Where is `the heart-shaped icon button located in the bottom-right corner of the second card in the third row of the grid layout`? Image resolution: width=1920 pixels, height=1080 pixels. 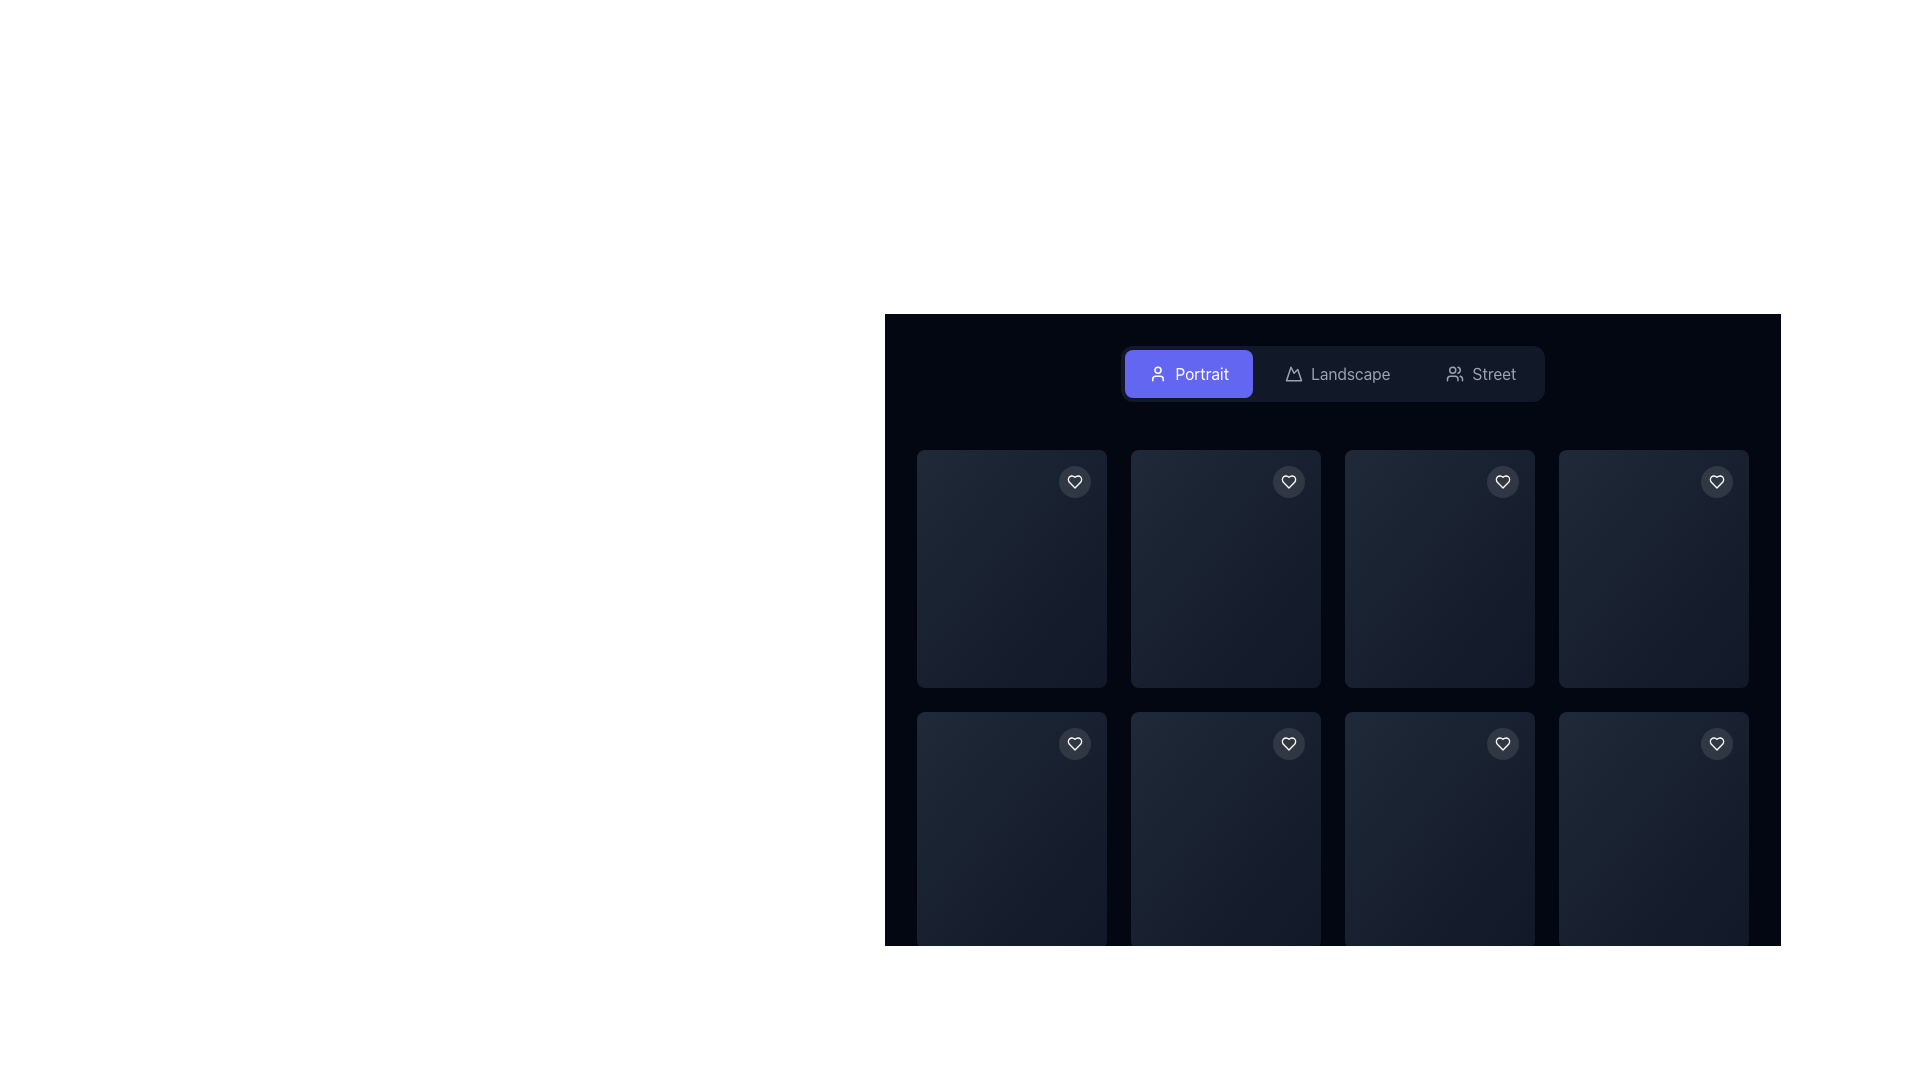
the heart-shaped icon button located in the bottom-right corner of the second card in the third row of the grid layout is located at coordinates (1289, 743).